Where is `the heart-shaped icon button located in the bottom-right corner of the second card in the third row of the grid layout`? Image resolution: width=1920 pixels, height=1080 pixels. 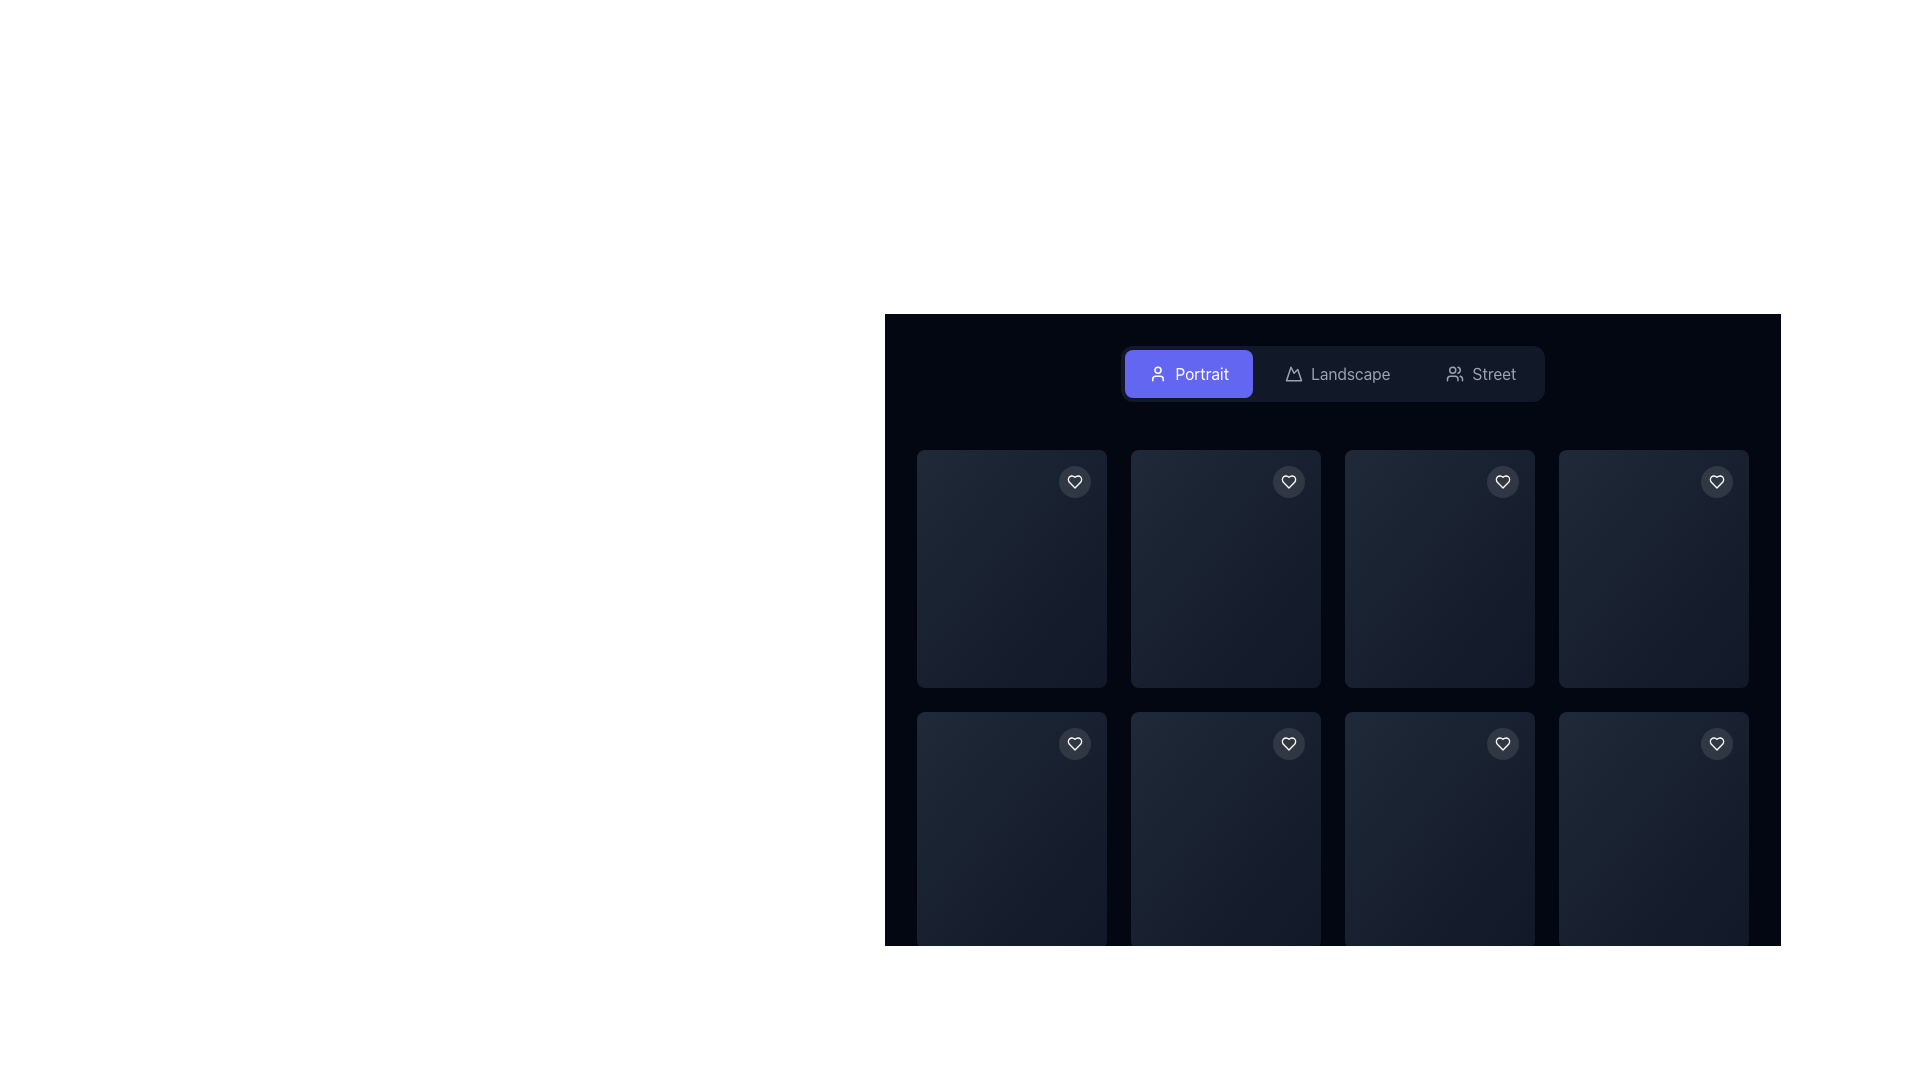
the heart-shaped icon button located in the bottom-right corner of the second card in the third row of the grid layout is located at coordinates (1289, 743).